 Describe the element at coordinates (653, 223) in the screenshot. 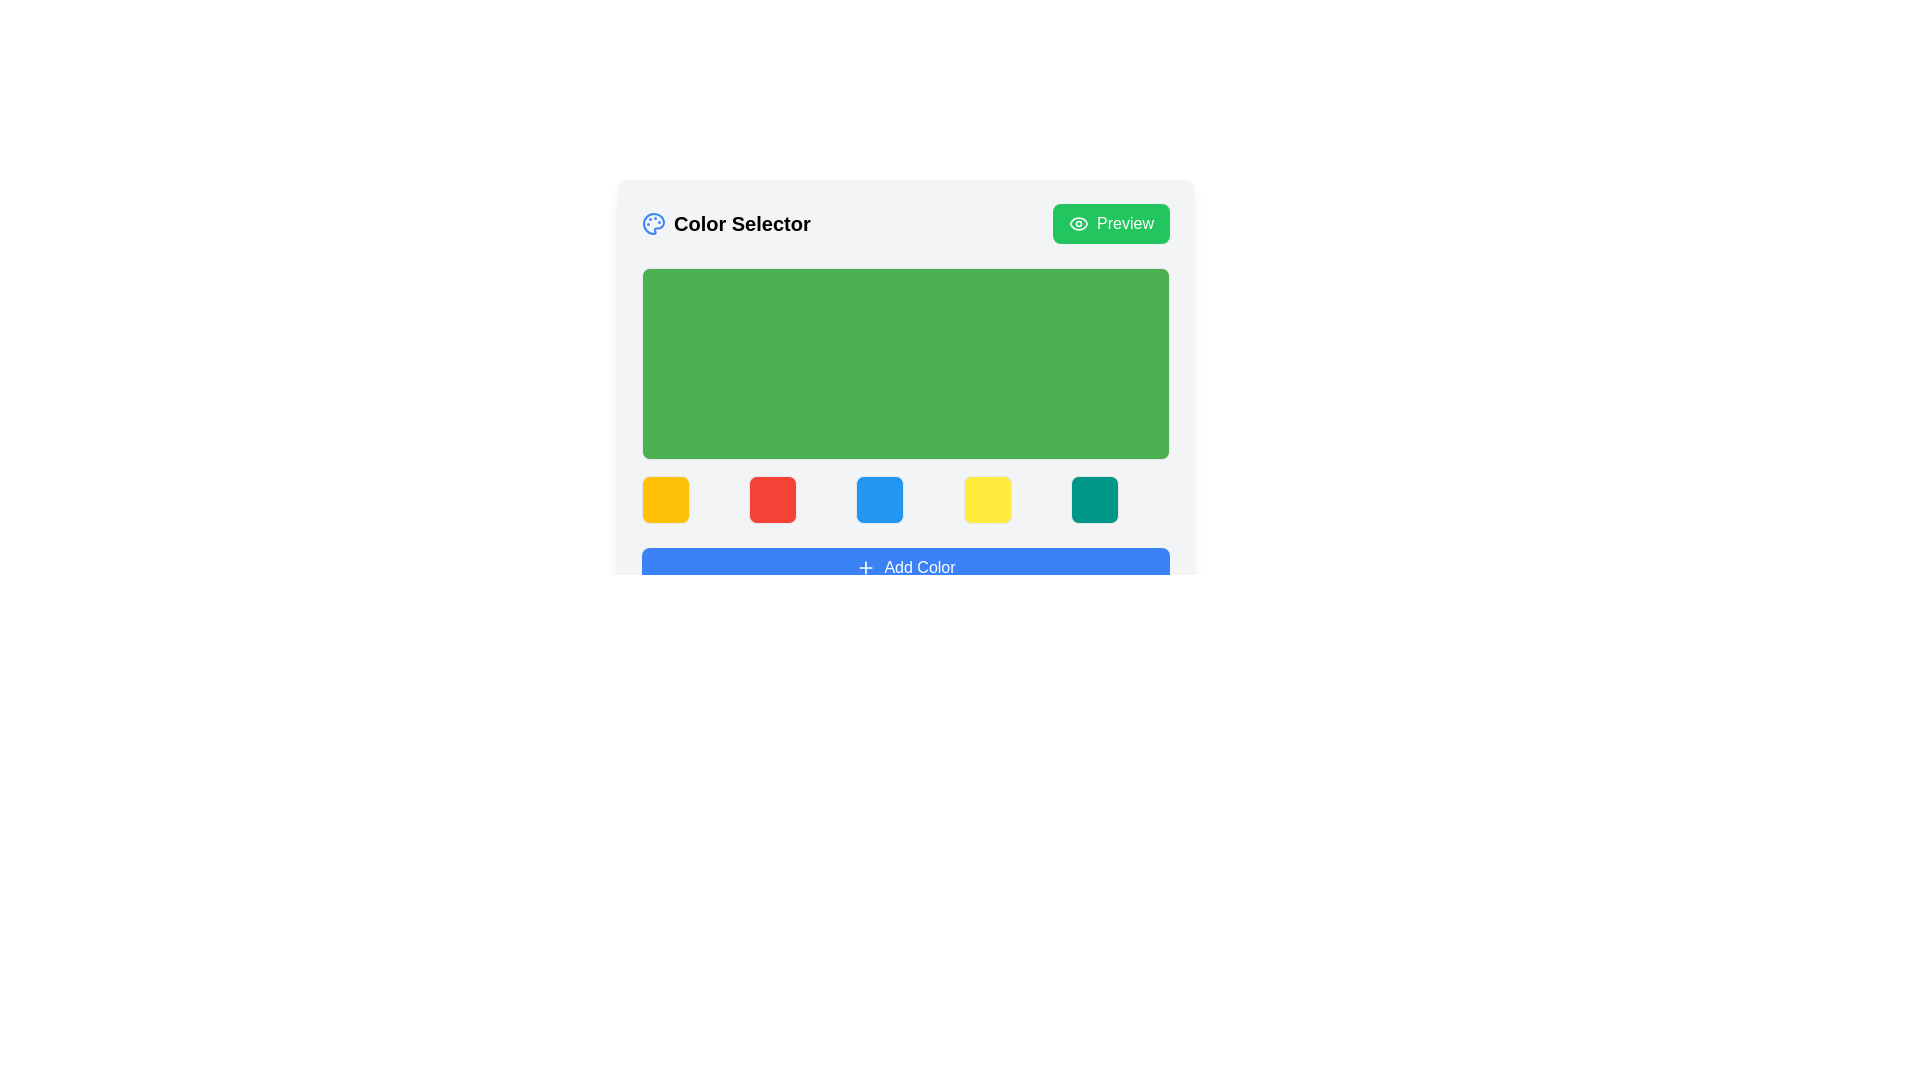

I see `the oval outline part of the color palette icon located in the top-left corner of the interface near the 'Color Selector' title` at that location.